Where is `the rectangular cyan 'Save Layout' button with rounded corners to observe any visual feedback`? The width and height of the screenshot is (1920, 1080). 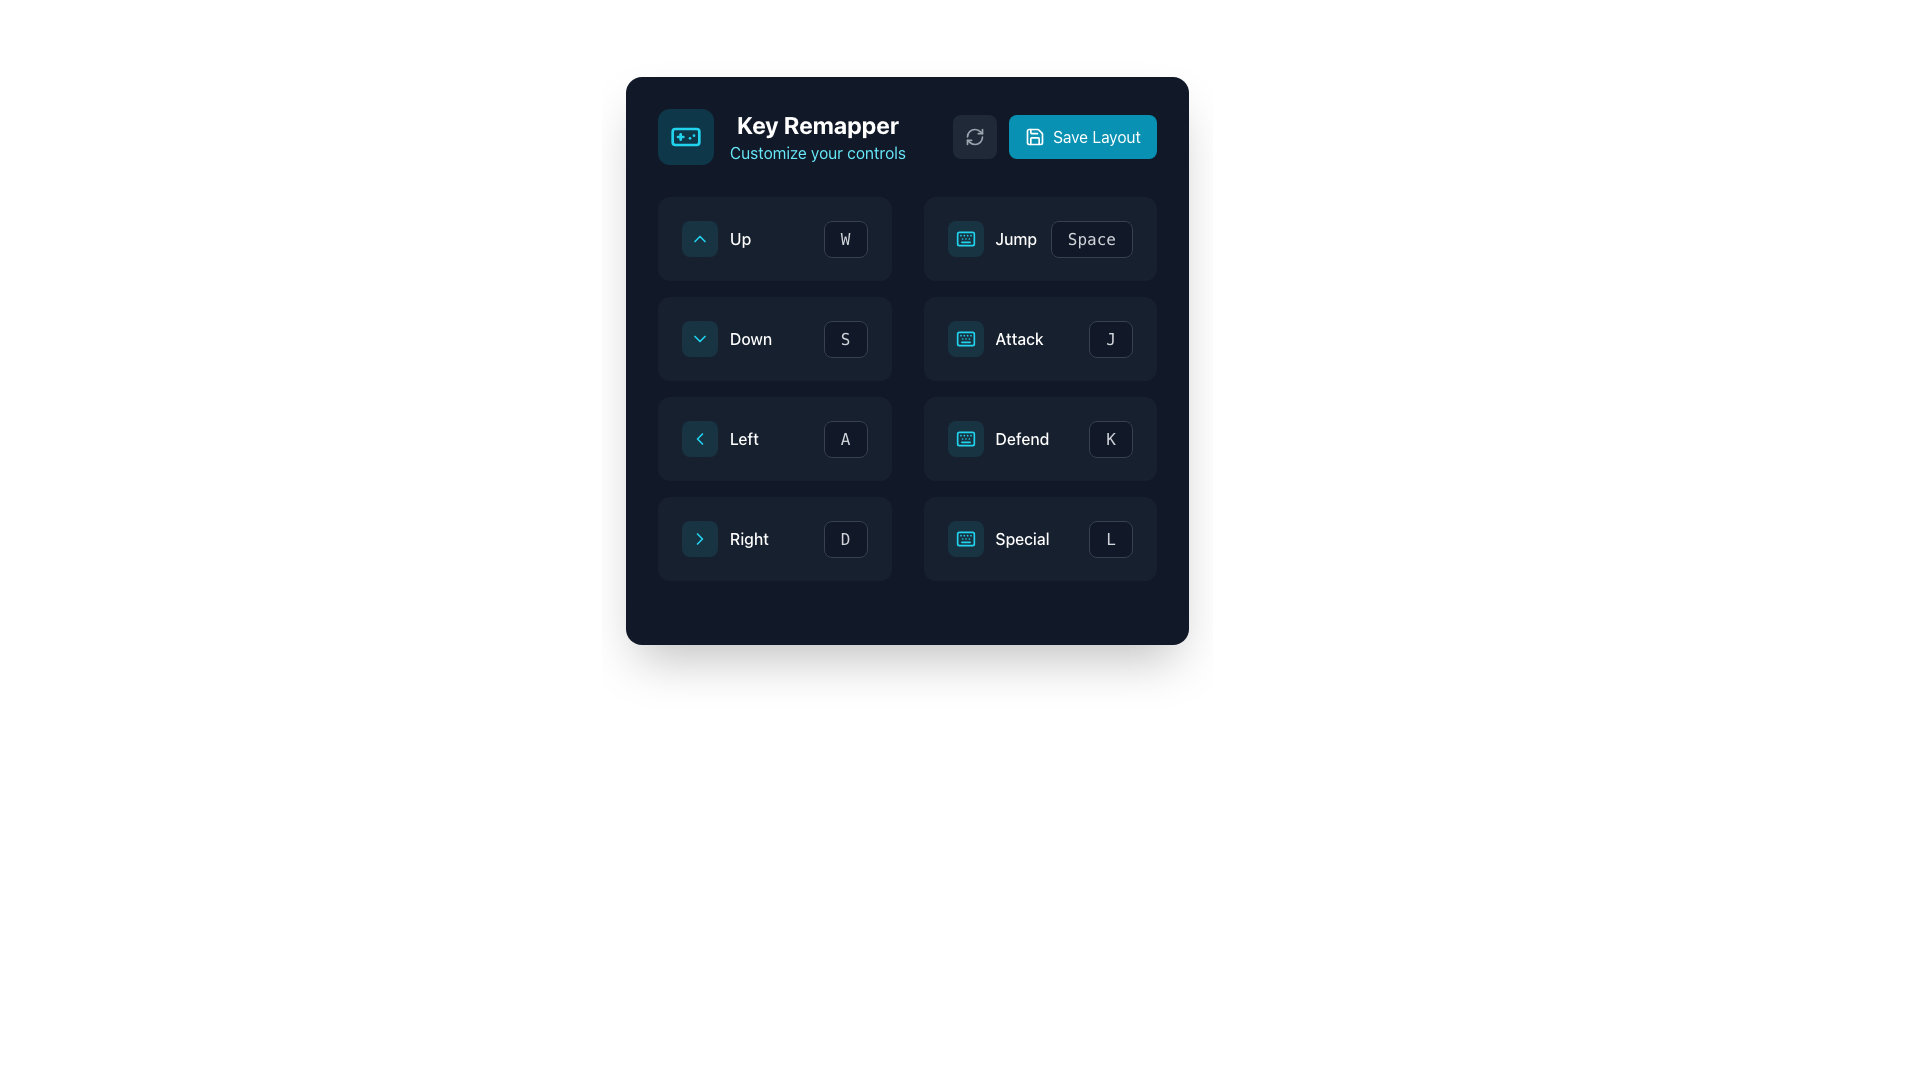
the rectangular cyan 'Save Layout' button with rounded corners to observe any visual feedback is located at coordinates (1082, 136).